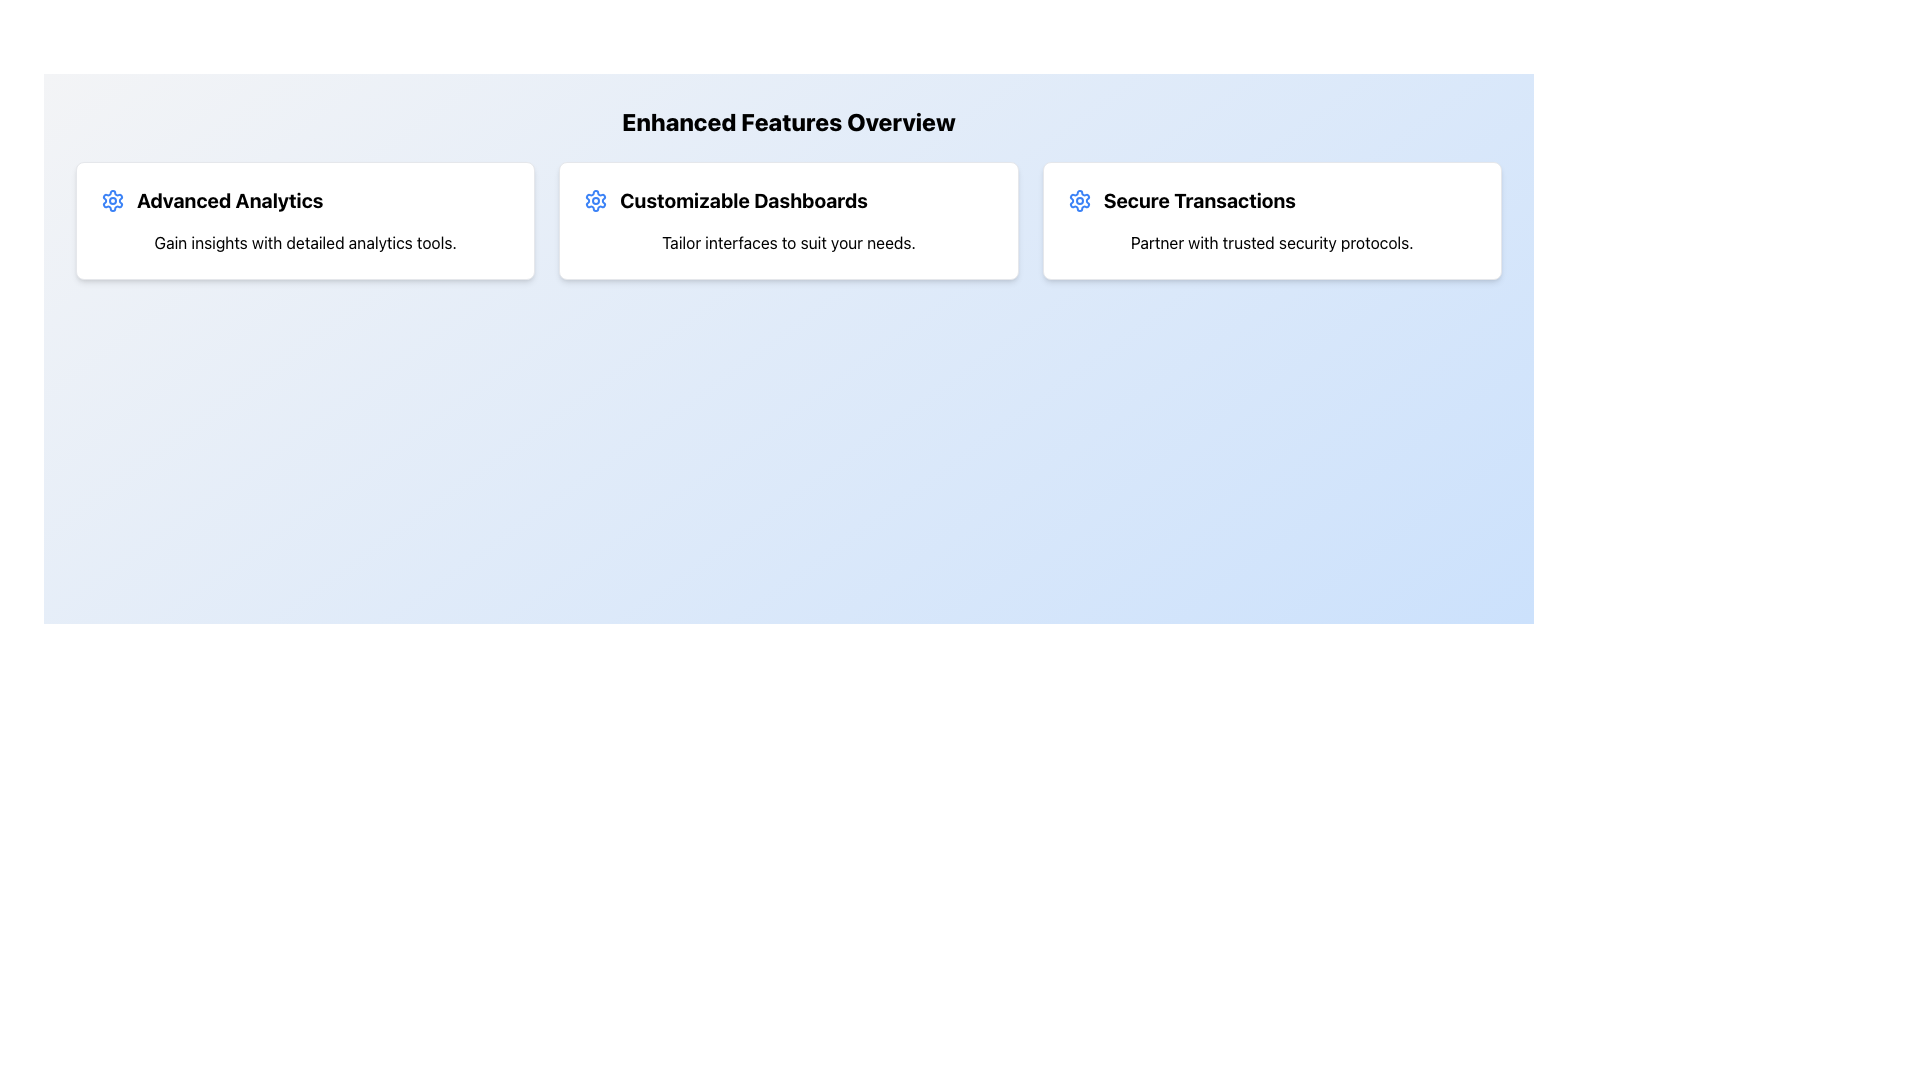 The height and width of the screenshot is (1080, 1920). What do you see at coordinates (595, 200) in the screenshot?
I see `cog-shaped blue icon located in the middle card labeled 'Customizable Dashboards', which appears in the top-left corner of the card` at bounding box center [595, 200].